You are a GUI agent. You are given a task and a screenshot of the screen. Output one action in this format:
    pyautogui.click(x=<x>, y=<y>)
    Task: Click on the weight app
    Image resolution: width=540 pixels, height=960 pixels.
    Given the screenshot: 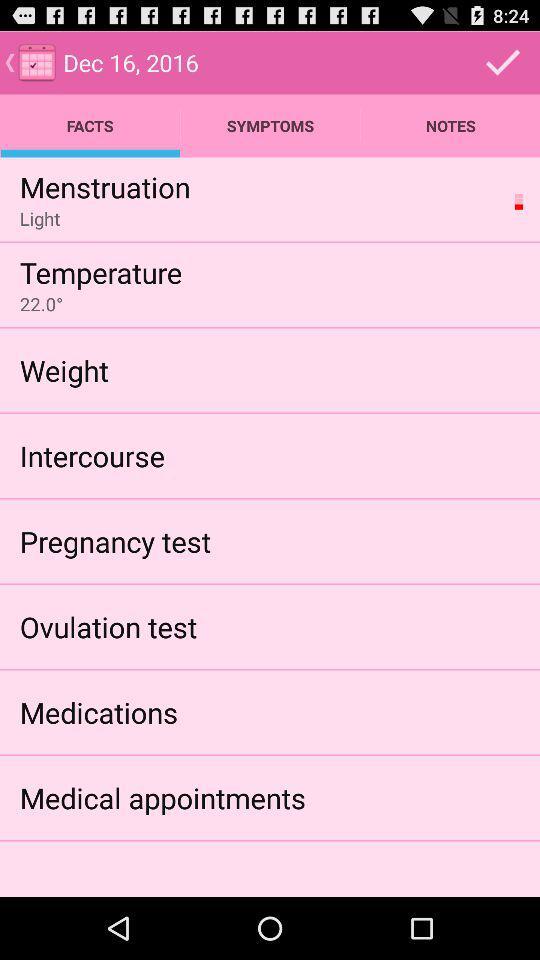 What is the action you would take?
    pyautogui.click(x=64, y=369)
    